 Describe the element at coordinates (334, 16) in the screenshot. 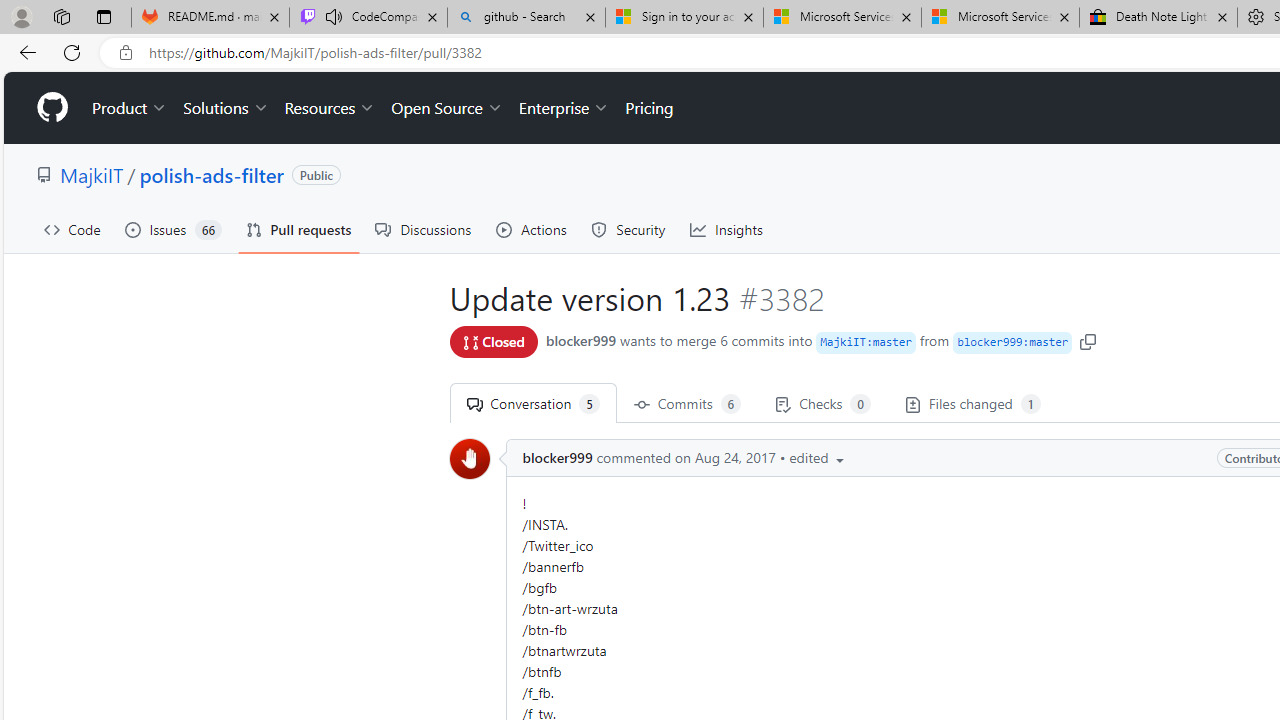

I see `'Mute tab'` at that location.